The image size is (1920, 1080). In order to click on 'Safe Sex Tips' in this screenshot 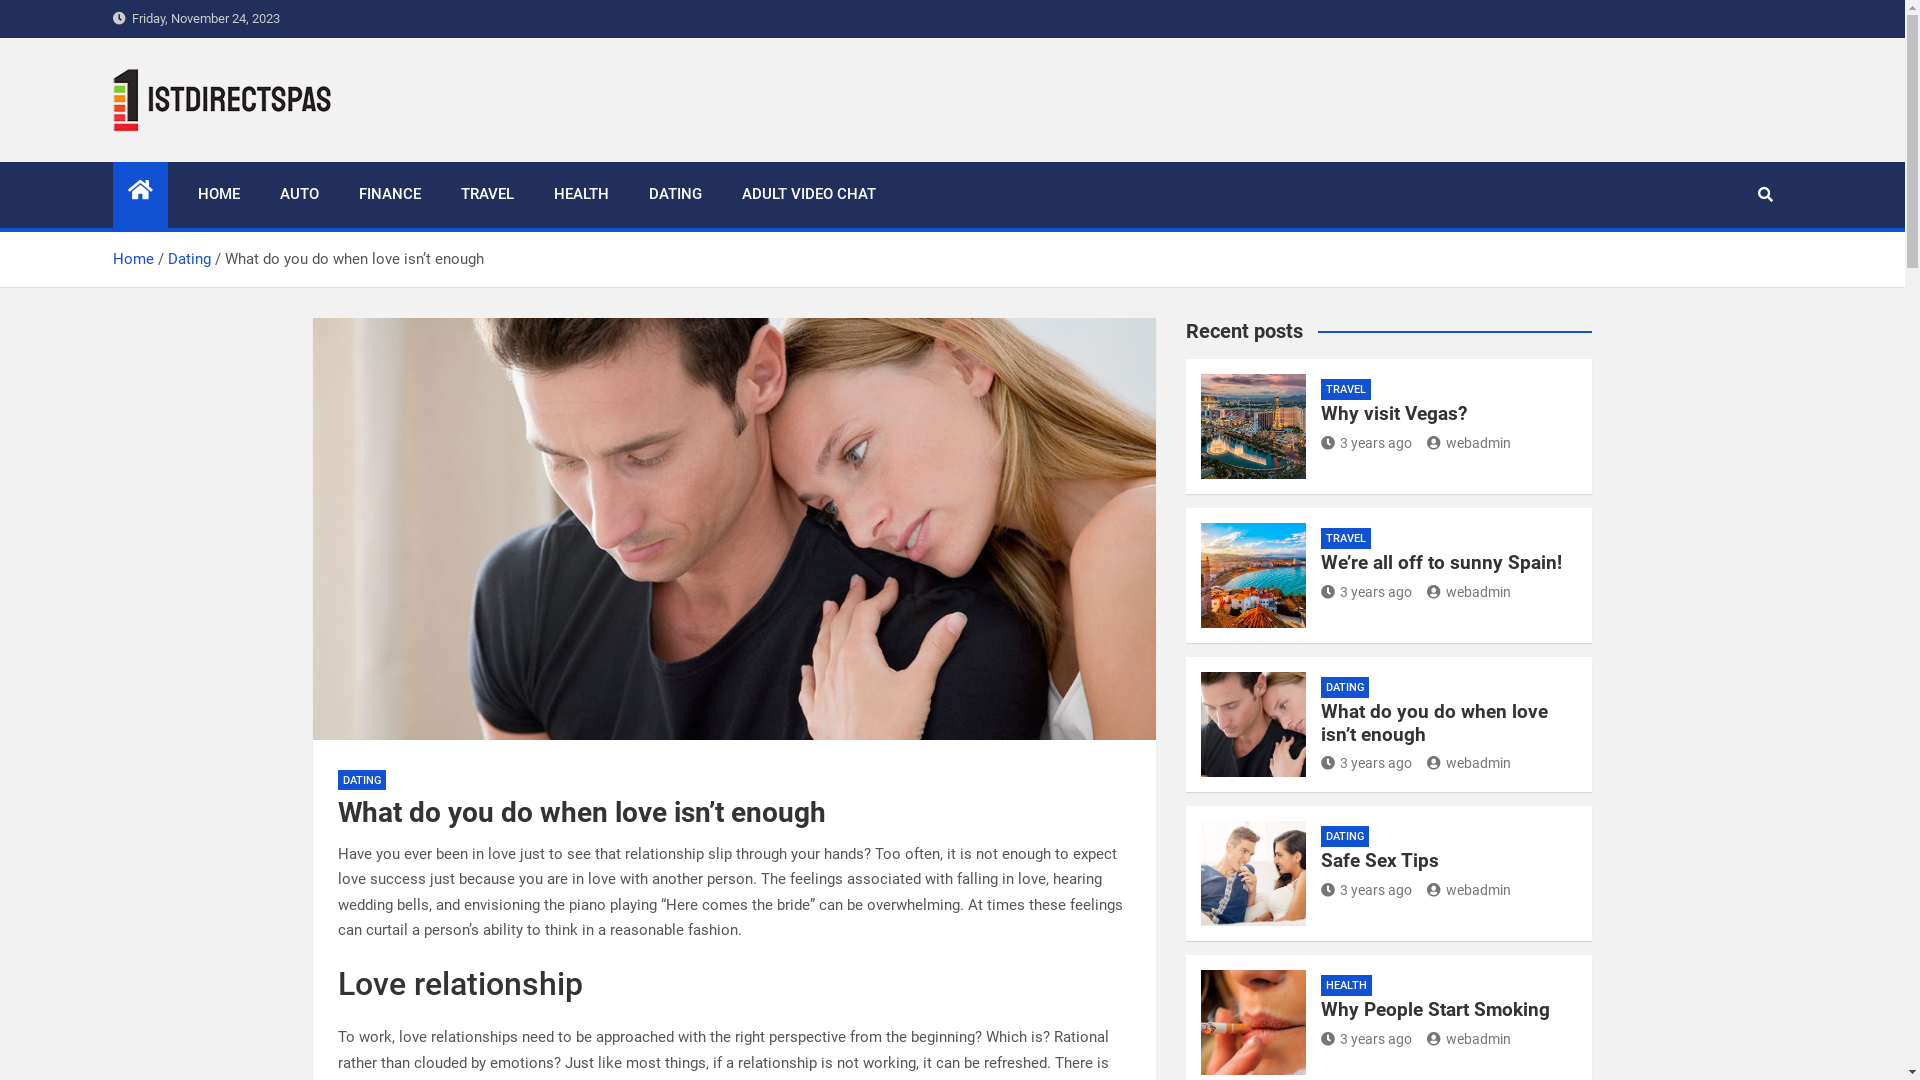, I will do `click(1379, 859)`.